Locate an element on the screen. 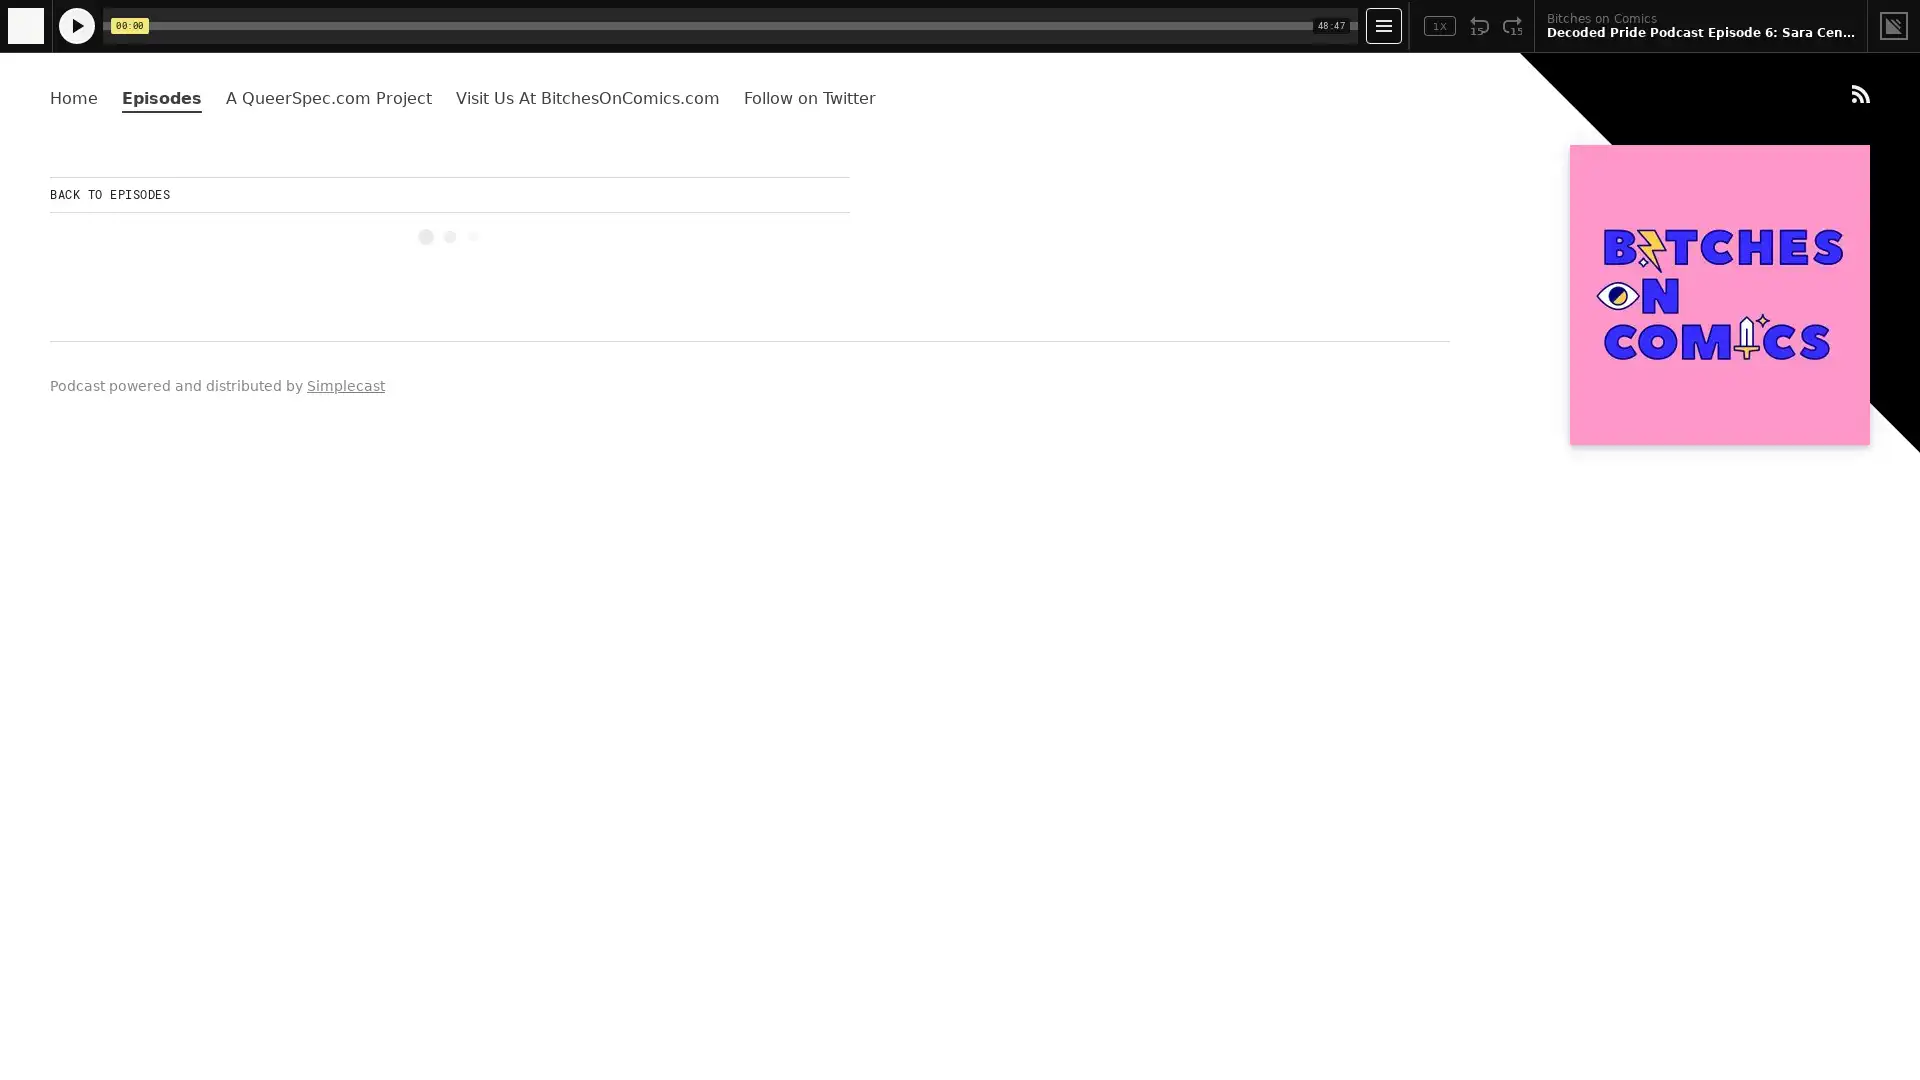 The height and width of the screenshot is (1080, 1920). Play is located at coordinates (76, 26).